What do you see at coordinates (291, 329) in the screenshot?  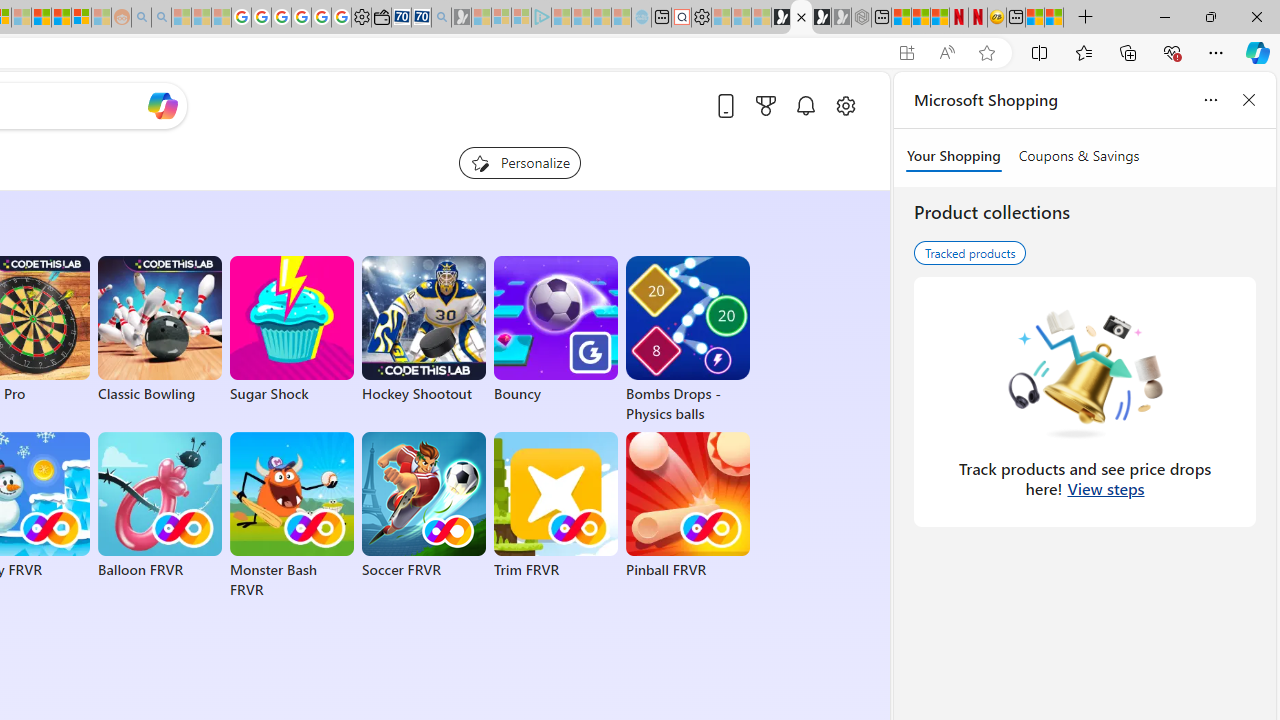 I see `'Sugar Shock'` at bounding box center [291, 329].